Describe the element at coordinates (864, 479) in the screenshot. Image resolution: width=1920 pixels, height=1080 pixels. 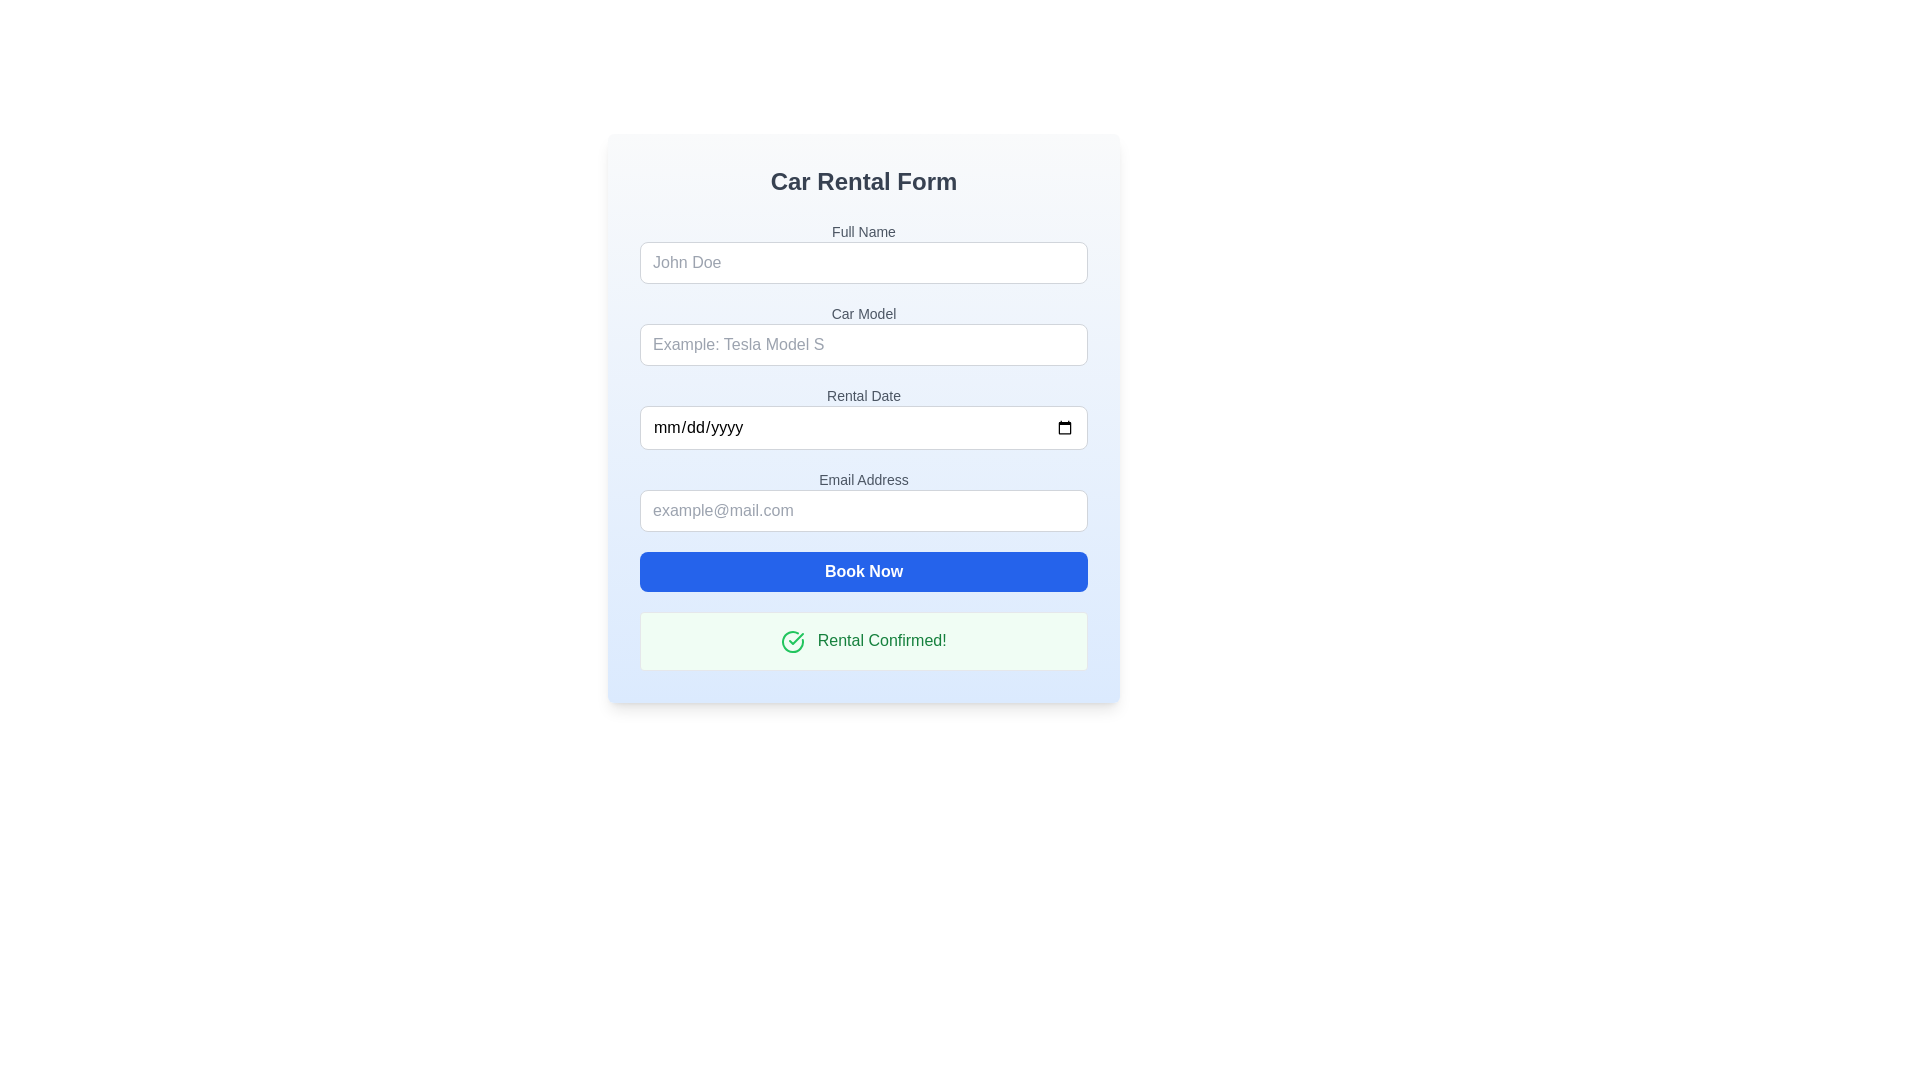
I see `the text label element reading 'Email Address', which is styled in a small, gray font and located above the email input field in the 'Car Rental Form'` at that location.